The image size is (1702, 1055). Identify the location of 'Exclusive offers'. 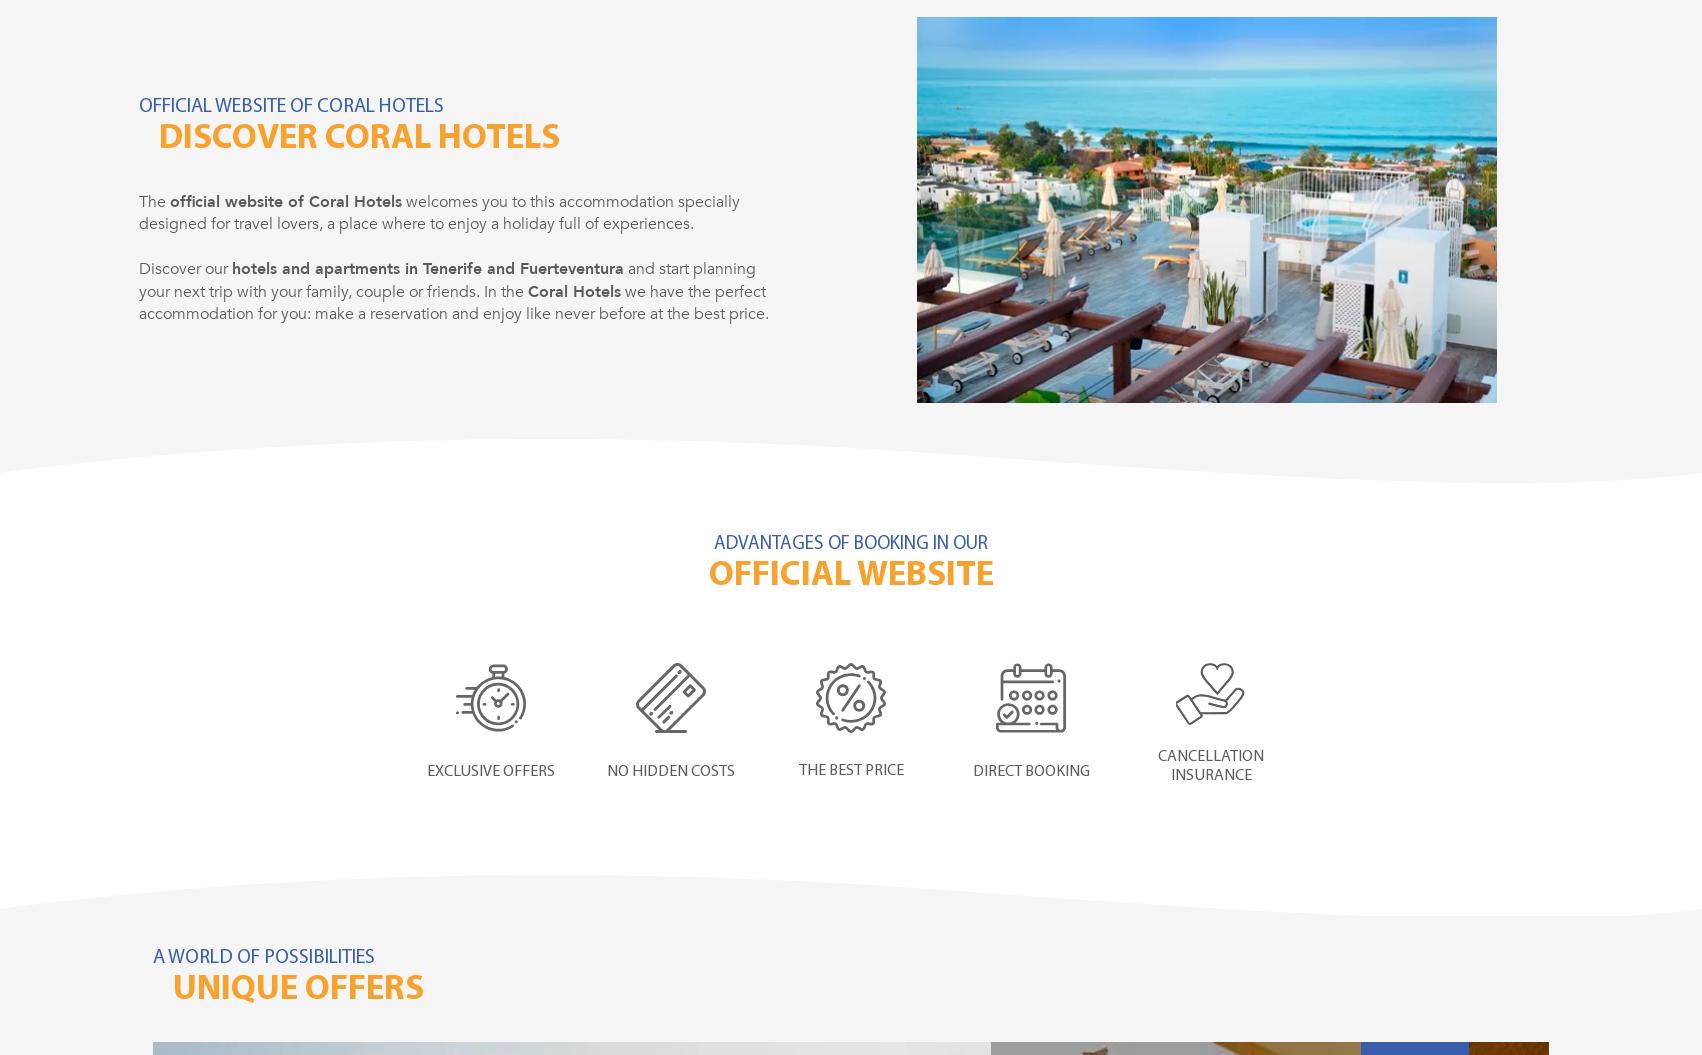
(490, 769).